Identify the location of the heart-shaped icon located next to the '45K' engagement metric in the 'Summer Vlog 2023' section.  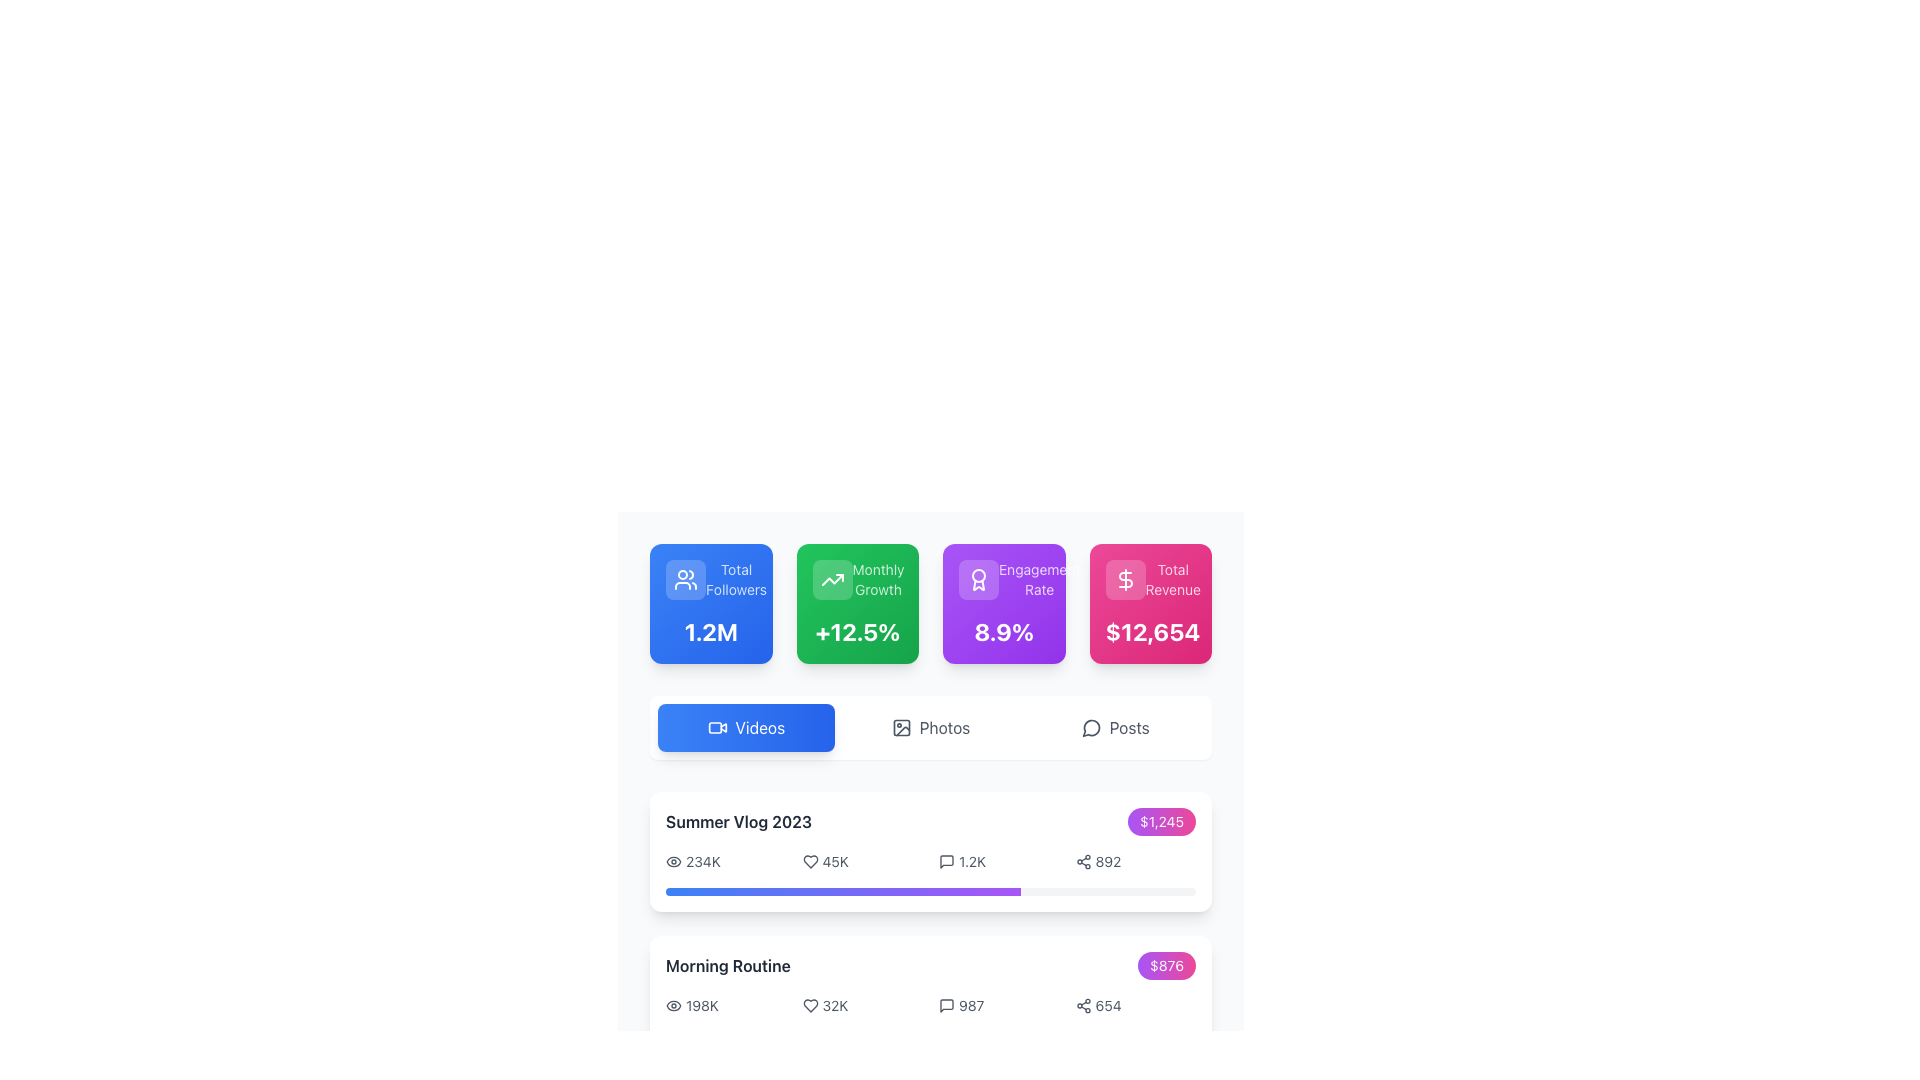
(810, 860).